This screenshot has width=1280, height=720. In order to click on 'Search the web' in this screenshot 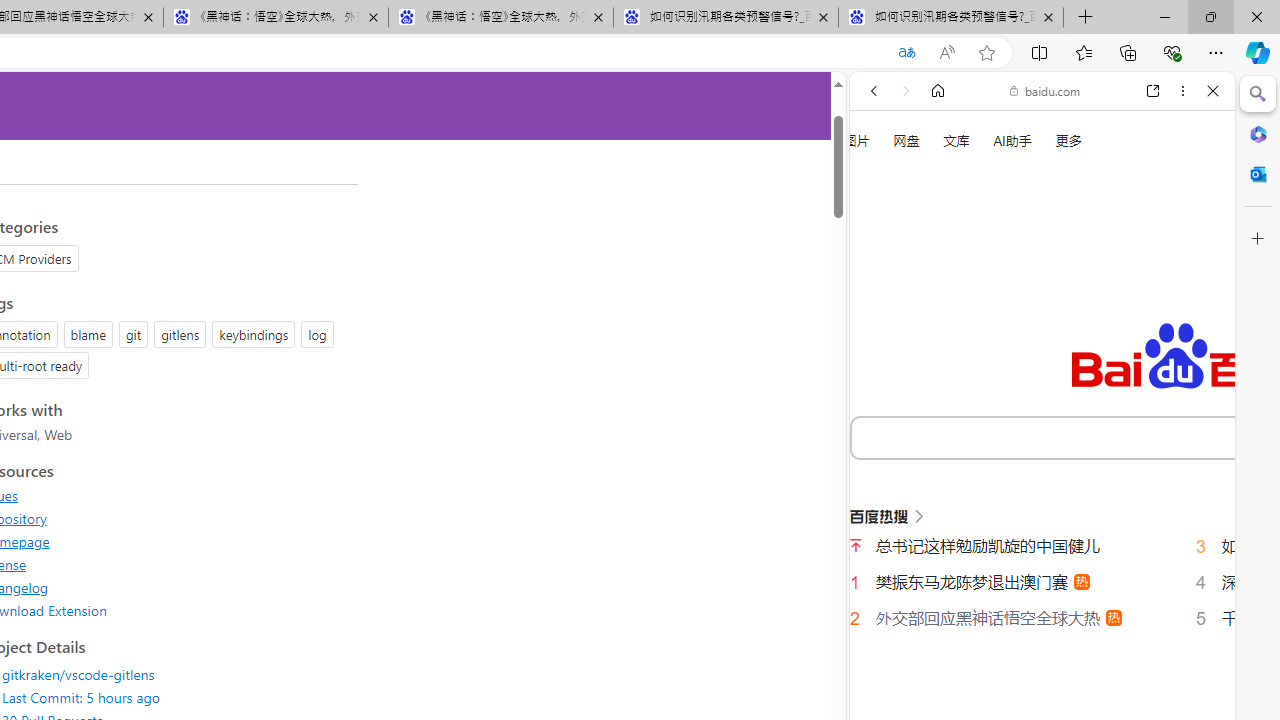, I will do `click(1051, 137)`.